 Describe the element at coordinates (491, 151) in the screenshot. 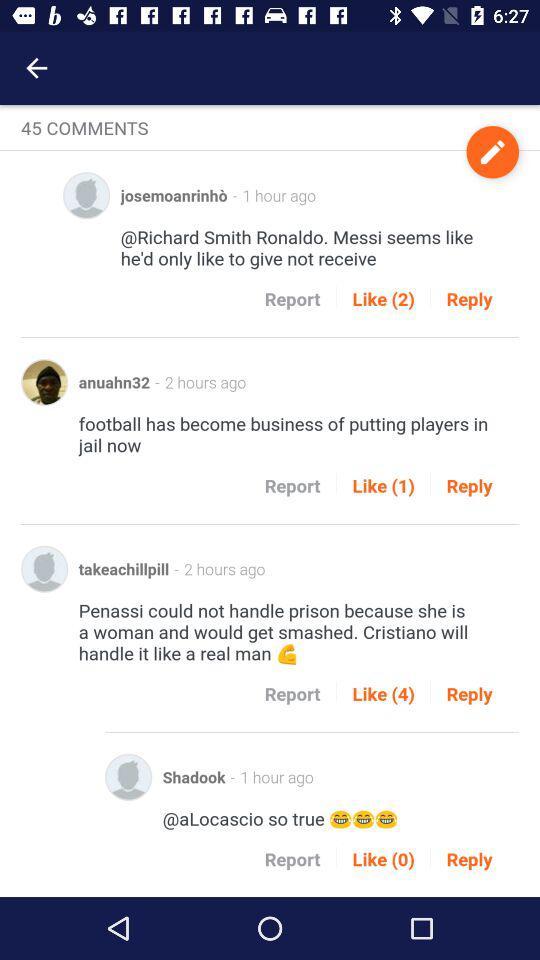

I see `the item next to 1 hour ago icon` at that location.